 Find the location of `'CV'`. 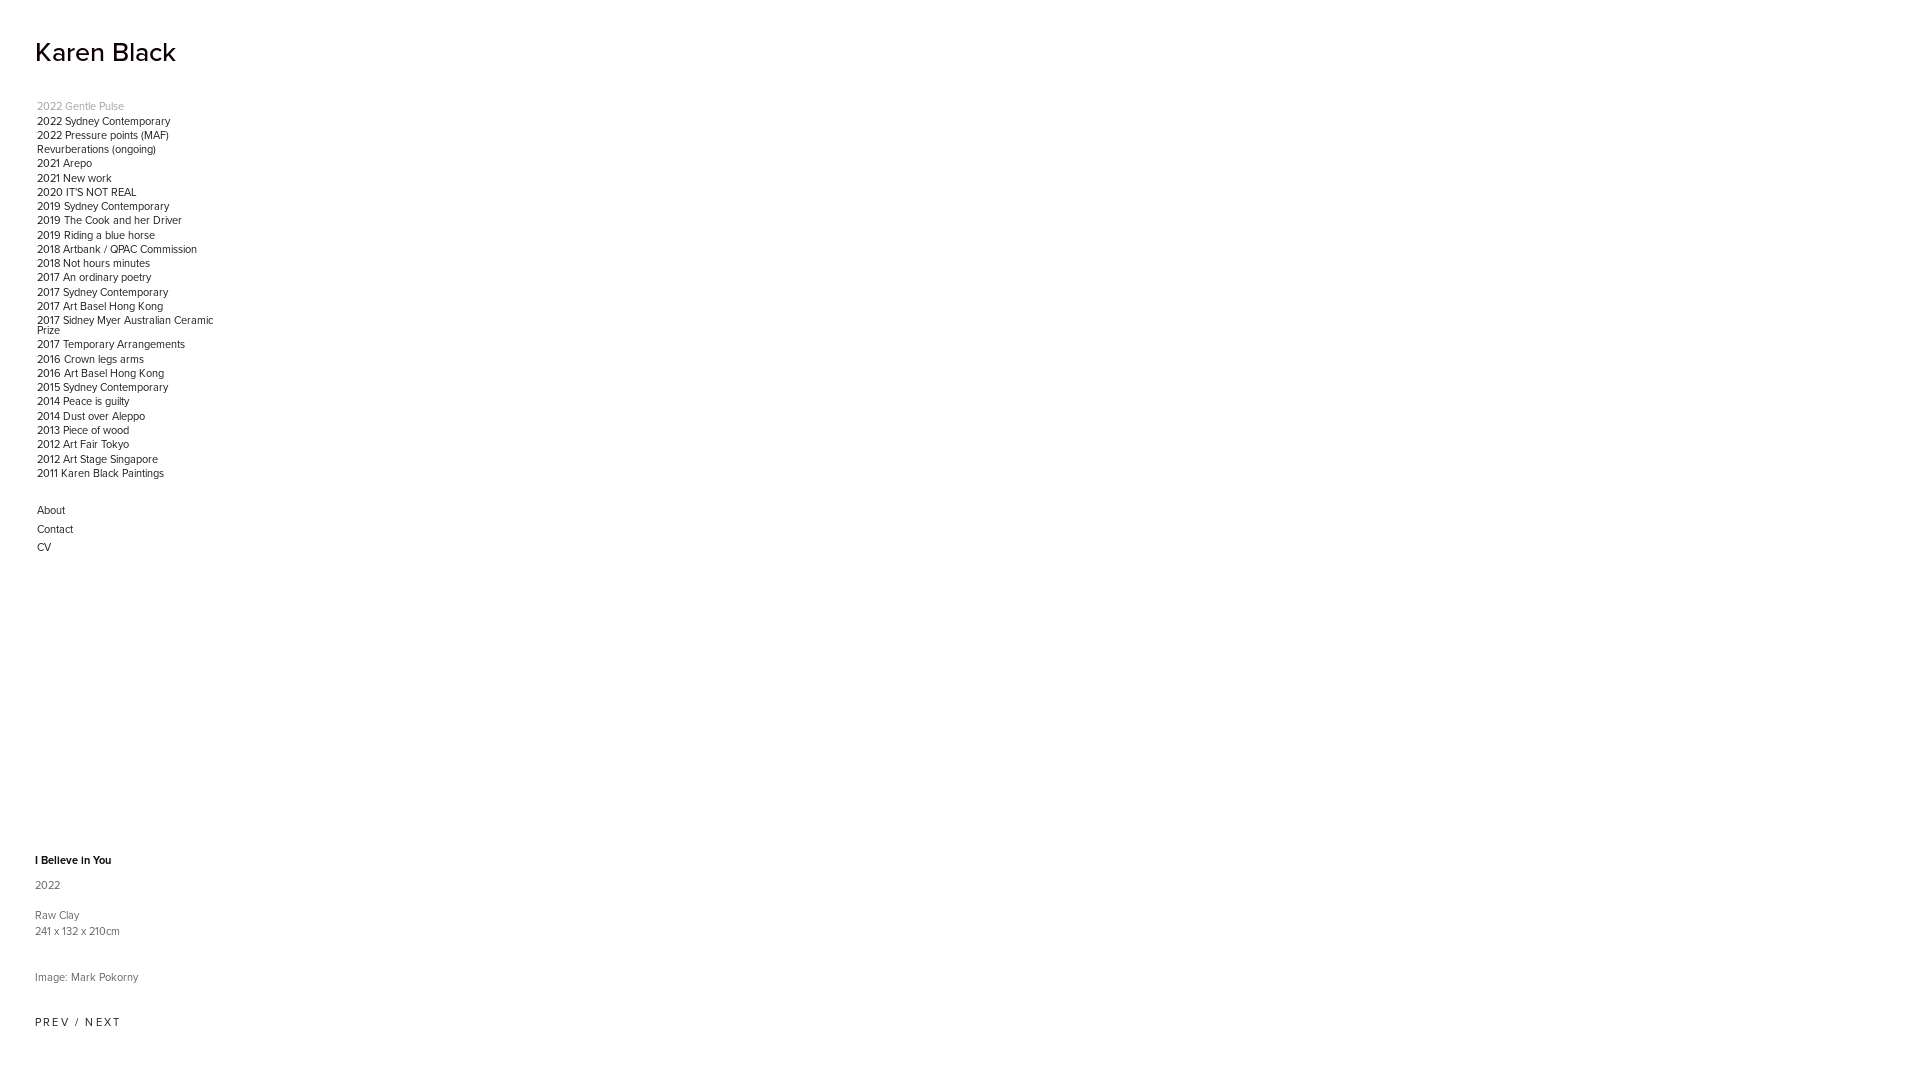

'CV' is located at coordinates (128, 547).